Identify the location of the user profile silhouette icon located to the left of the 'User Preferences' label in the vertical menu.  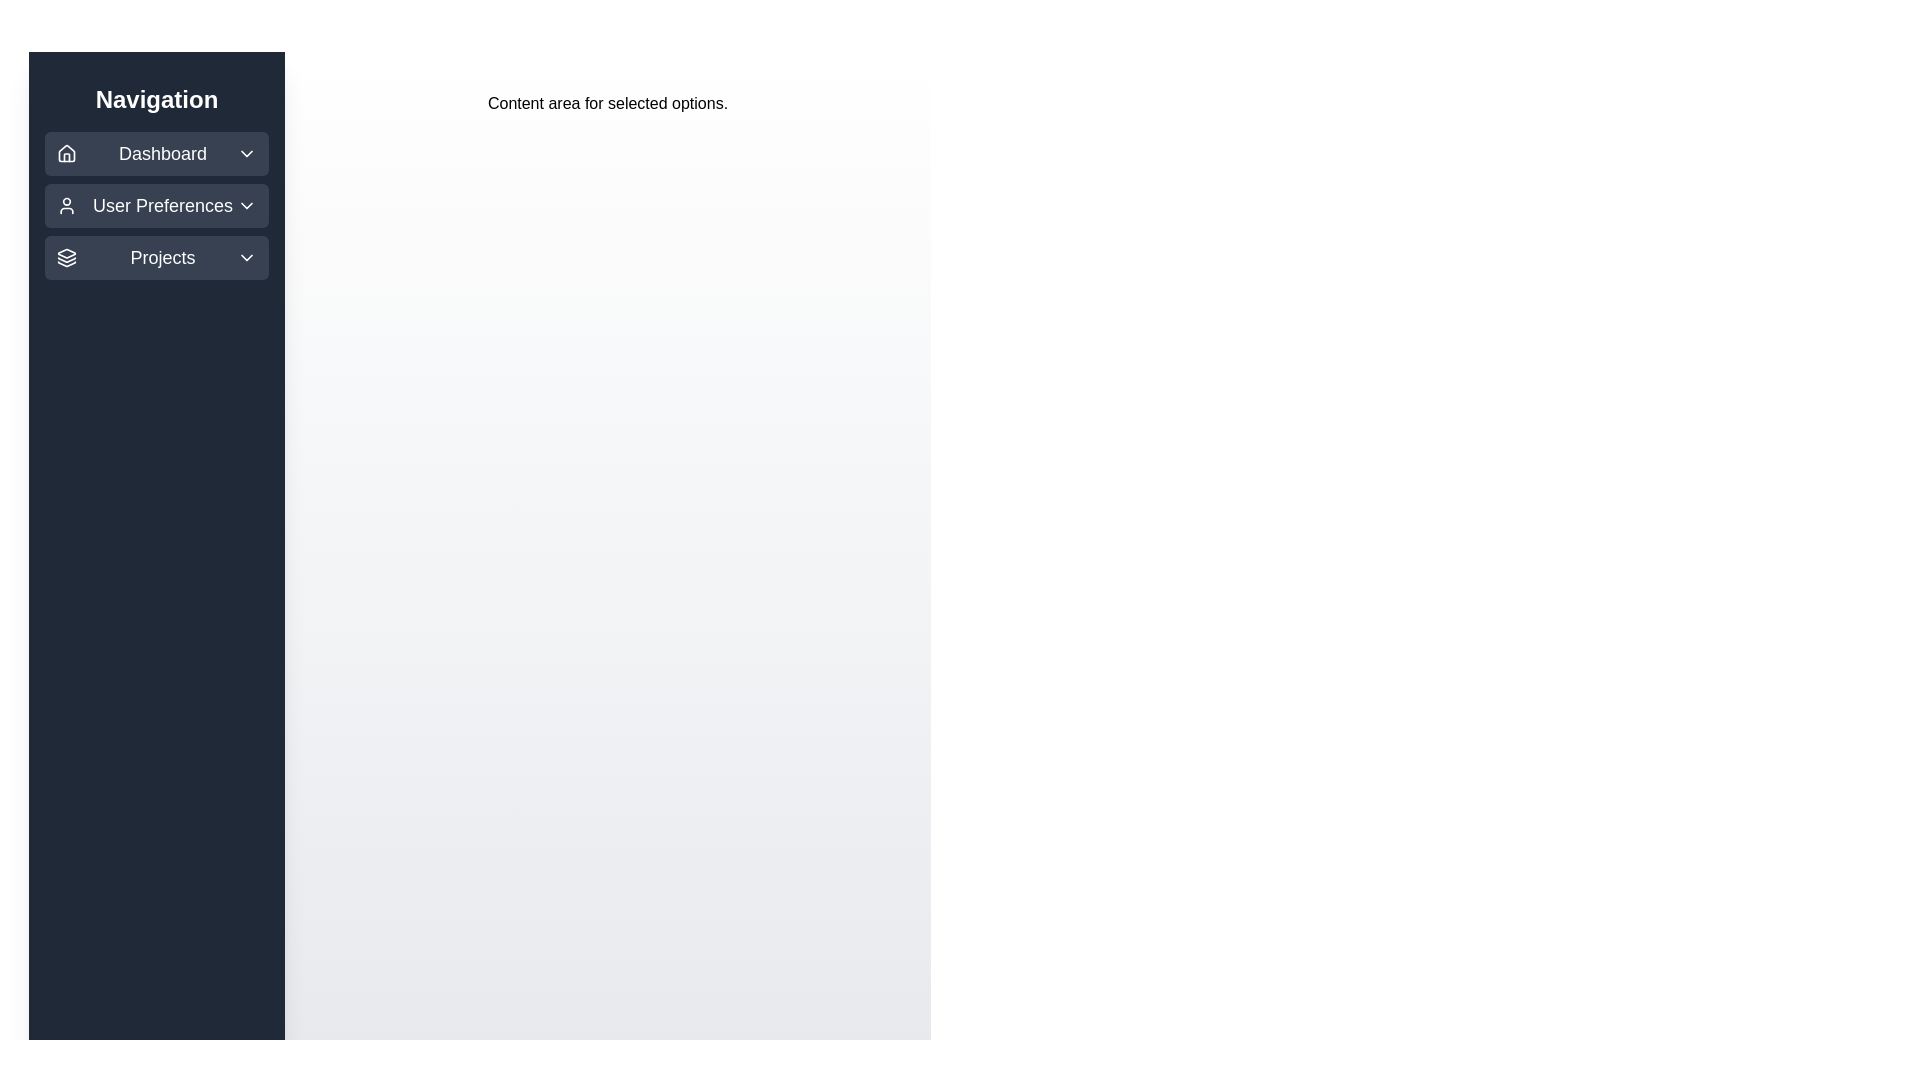
(67, 205).